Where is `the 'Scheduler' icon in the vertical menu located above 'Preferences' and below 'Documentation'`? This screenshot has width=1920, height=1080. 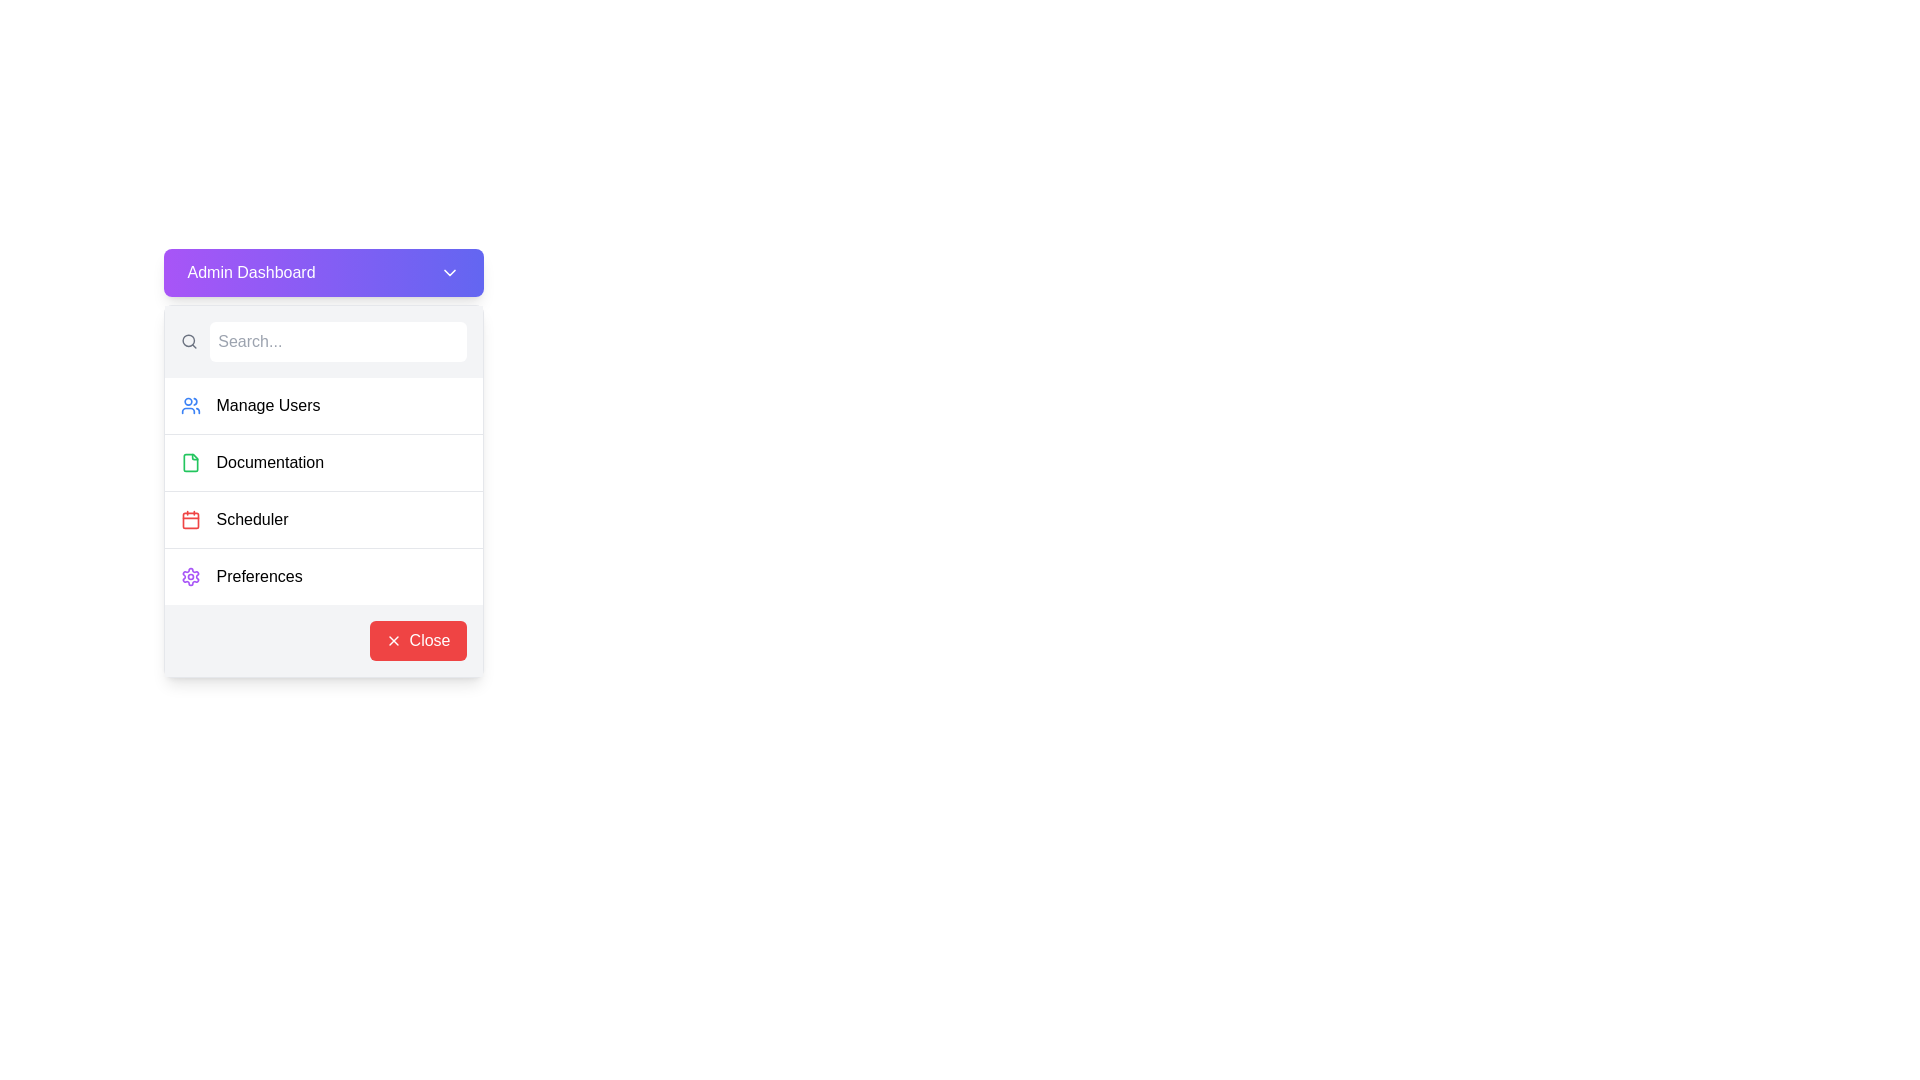
the 'Scheduler' icon in the vertical menu located above 'Preferences' and below 'Documentation' is located at coordinates (190, 519).